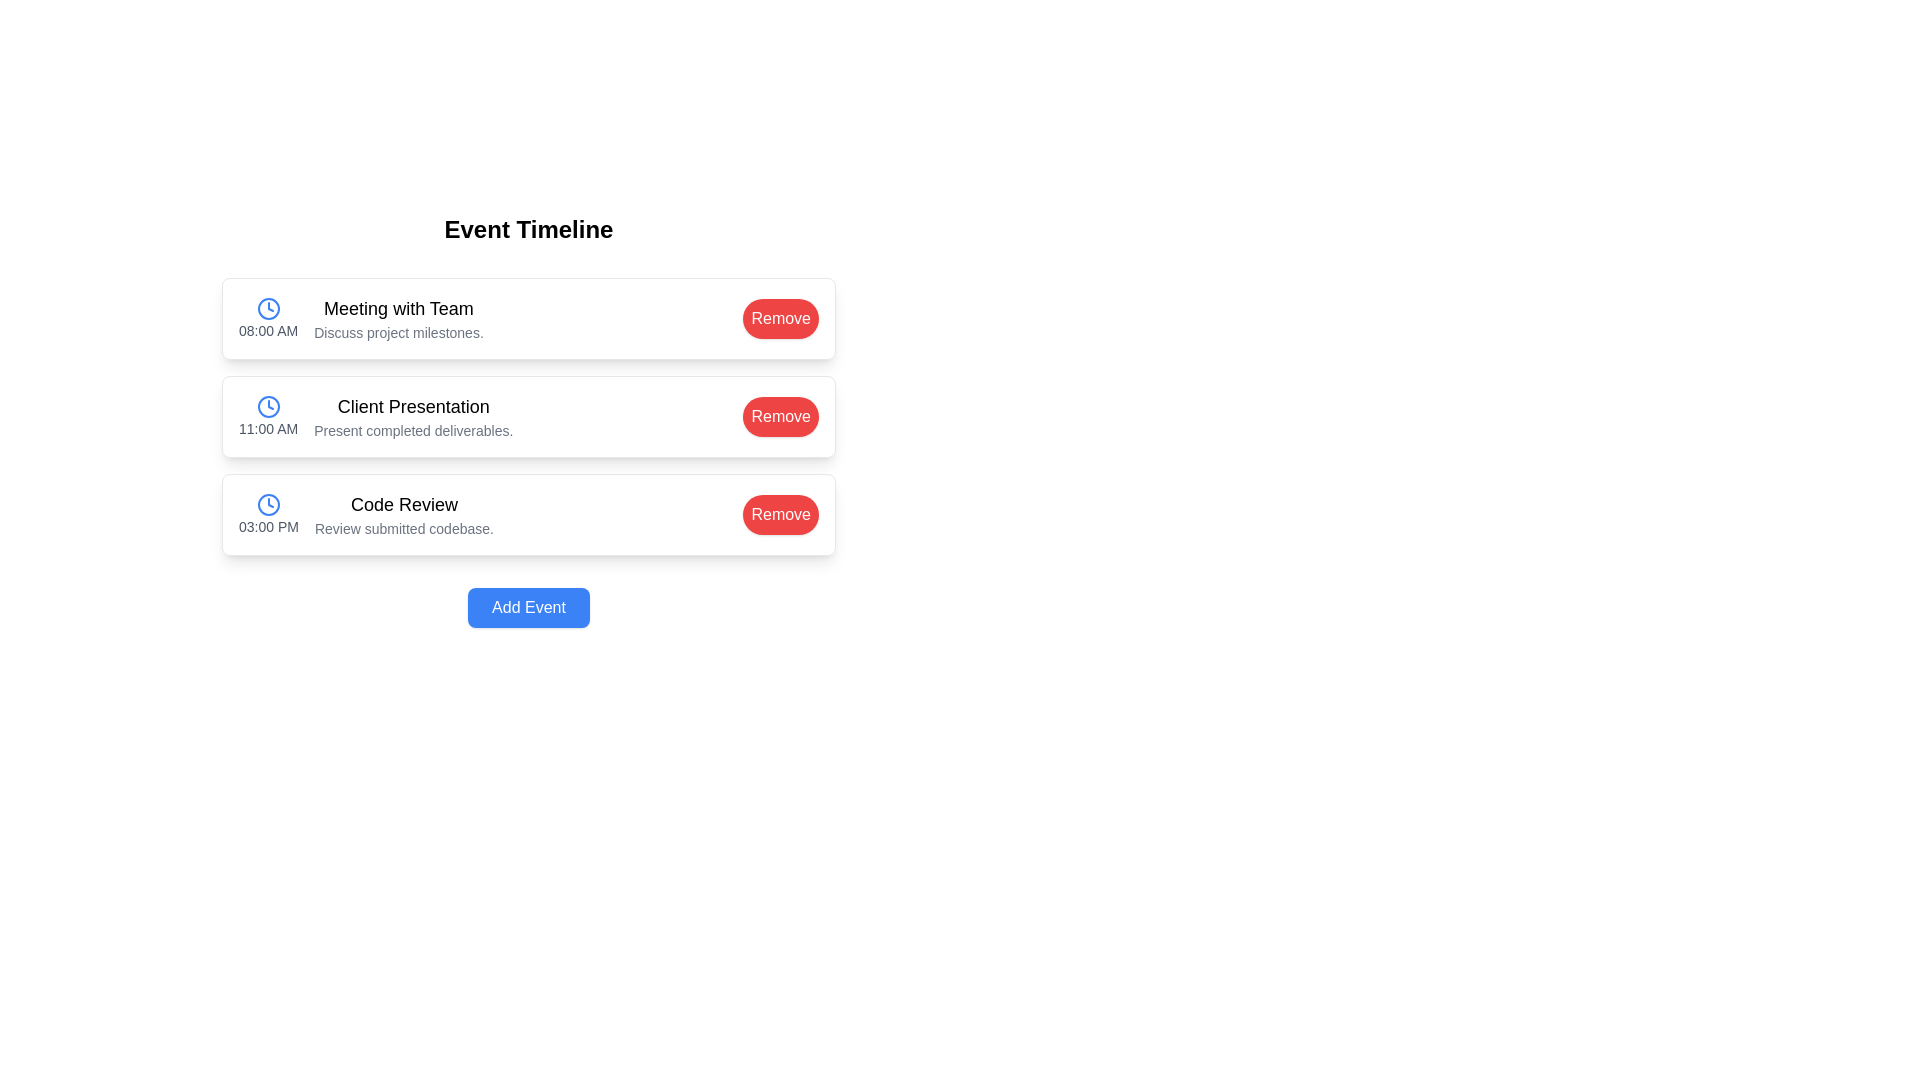 The width and height of the screenshot is (1920, 1080). Describe the element at coordinates (412, 406) in the screenshot. I see `the text label that serves as the title or main identifier of the event card located in the second card of the event timeline list` at that location.